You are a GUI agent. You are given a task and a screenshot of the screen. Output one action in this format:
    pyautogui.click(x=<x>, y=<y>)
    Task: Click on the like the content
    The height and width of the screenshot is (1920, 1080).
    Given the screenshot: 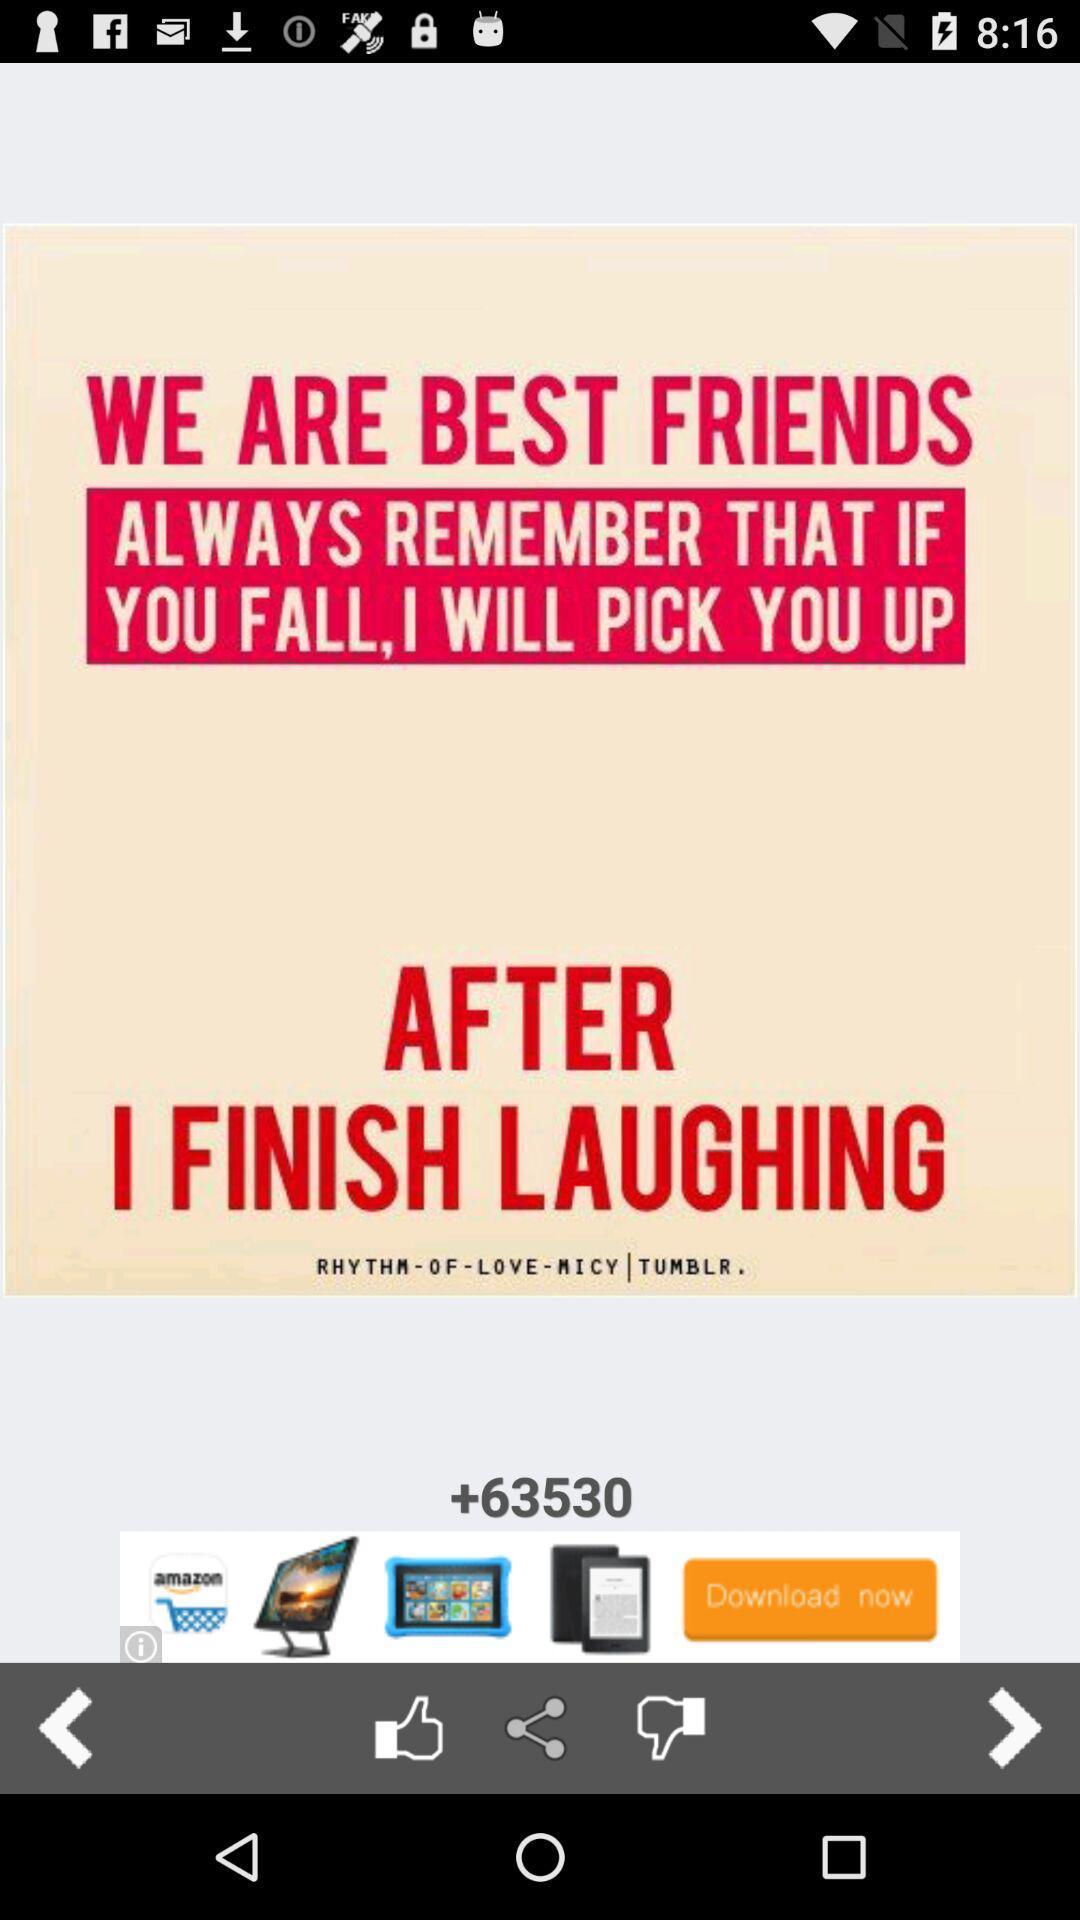 What is the action you would take?
    pyautogui.click(x=407, y=1727)
    